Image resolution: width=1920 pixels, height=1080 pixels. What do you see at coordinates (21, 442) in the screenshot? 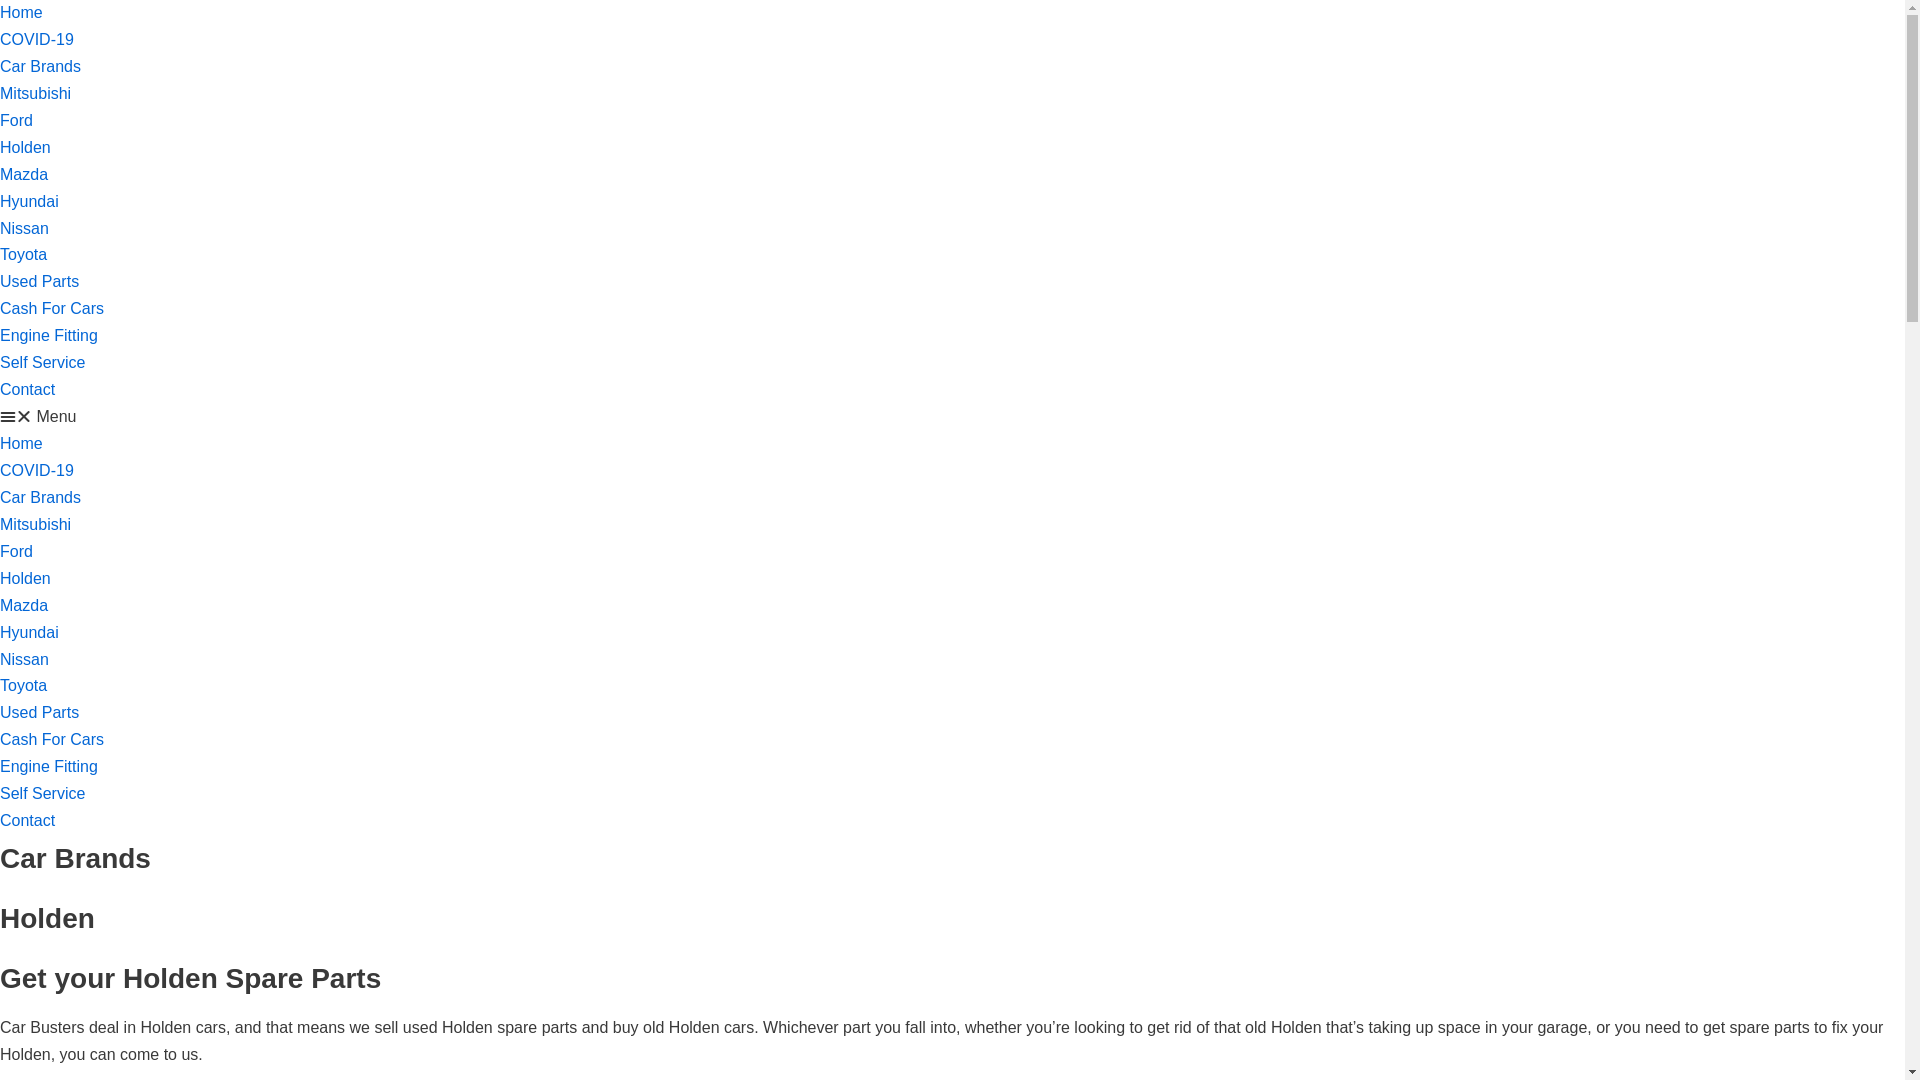
I see `'Home'` at bounding box center [21, 442].